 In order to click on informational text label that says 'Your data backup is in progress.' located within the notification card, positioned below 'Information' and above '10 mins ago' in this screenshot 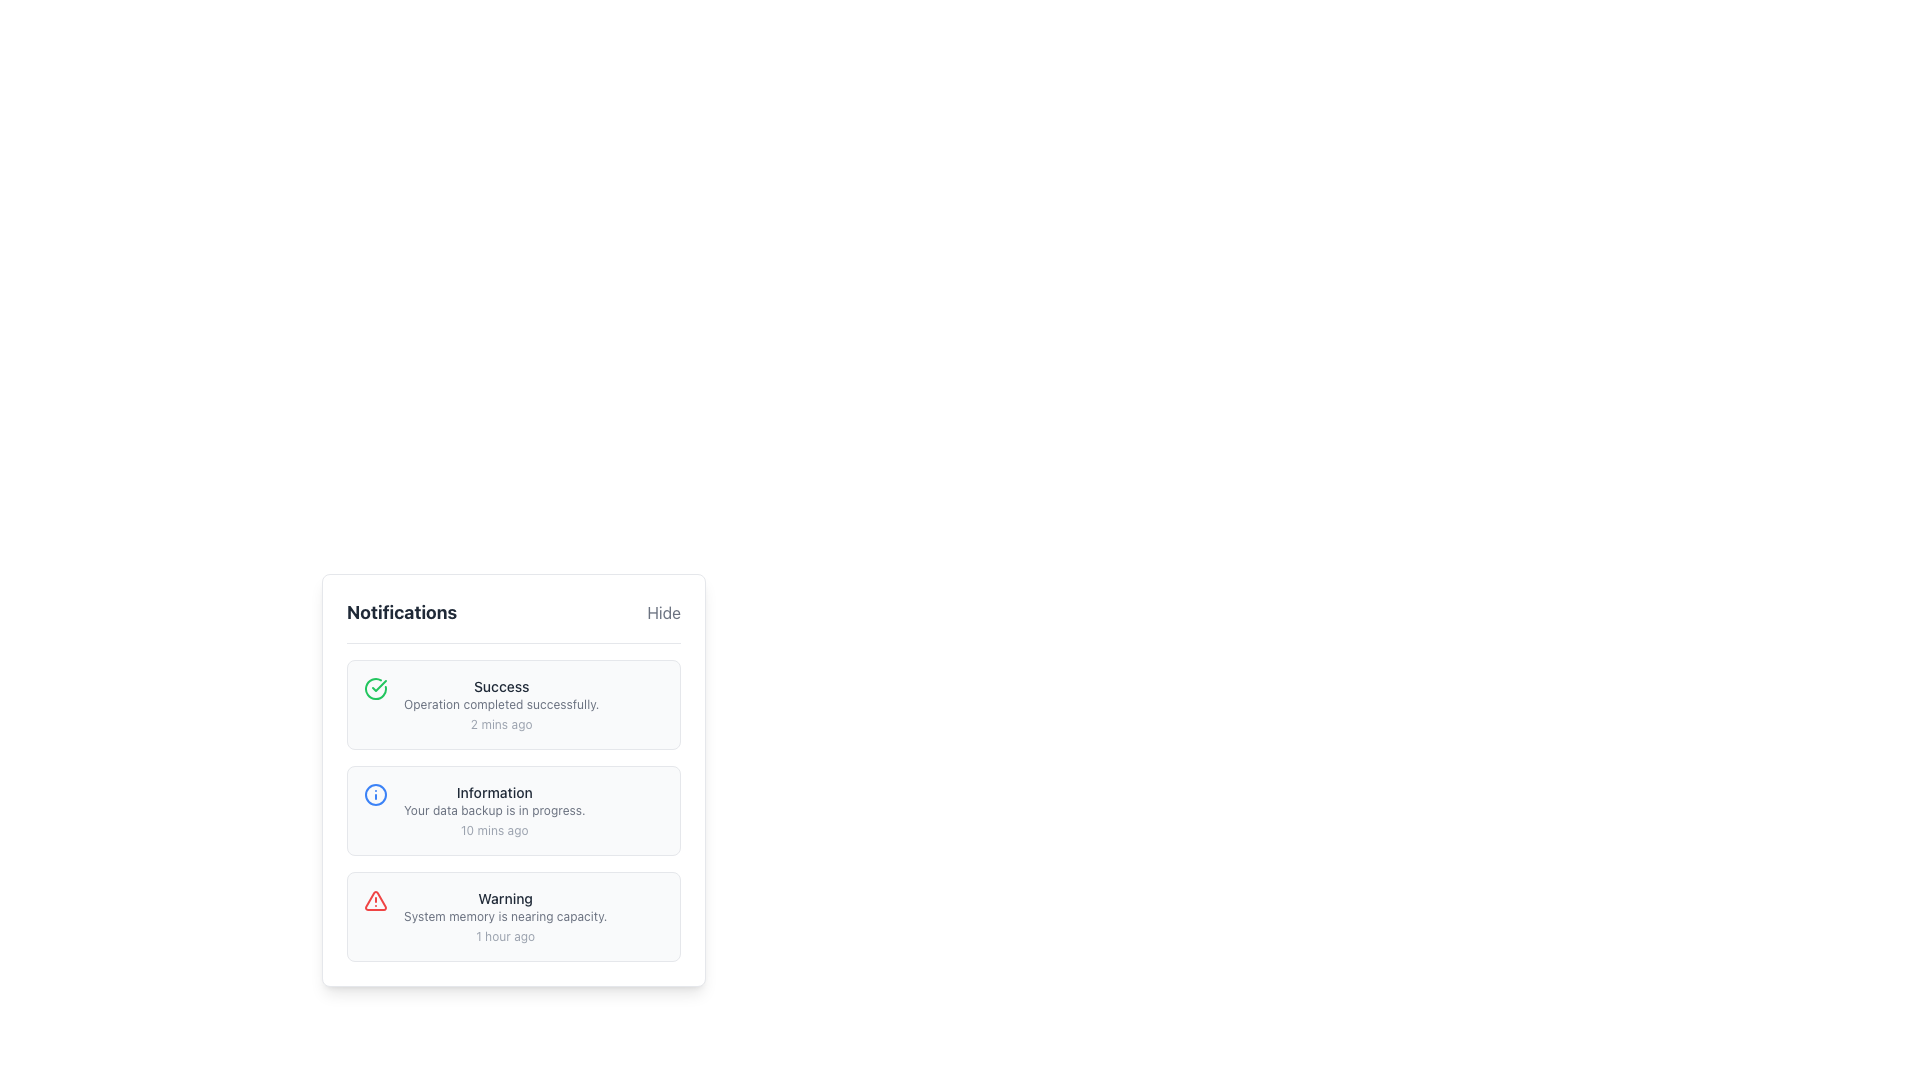, I will do `click(494, 810)`.